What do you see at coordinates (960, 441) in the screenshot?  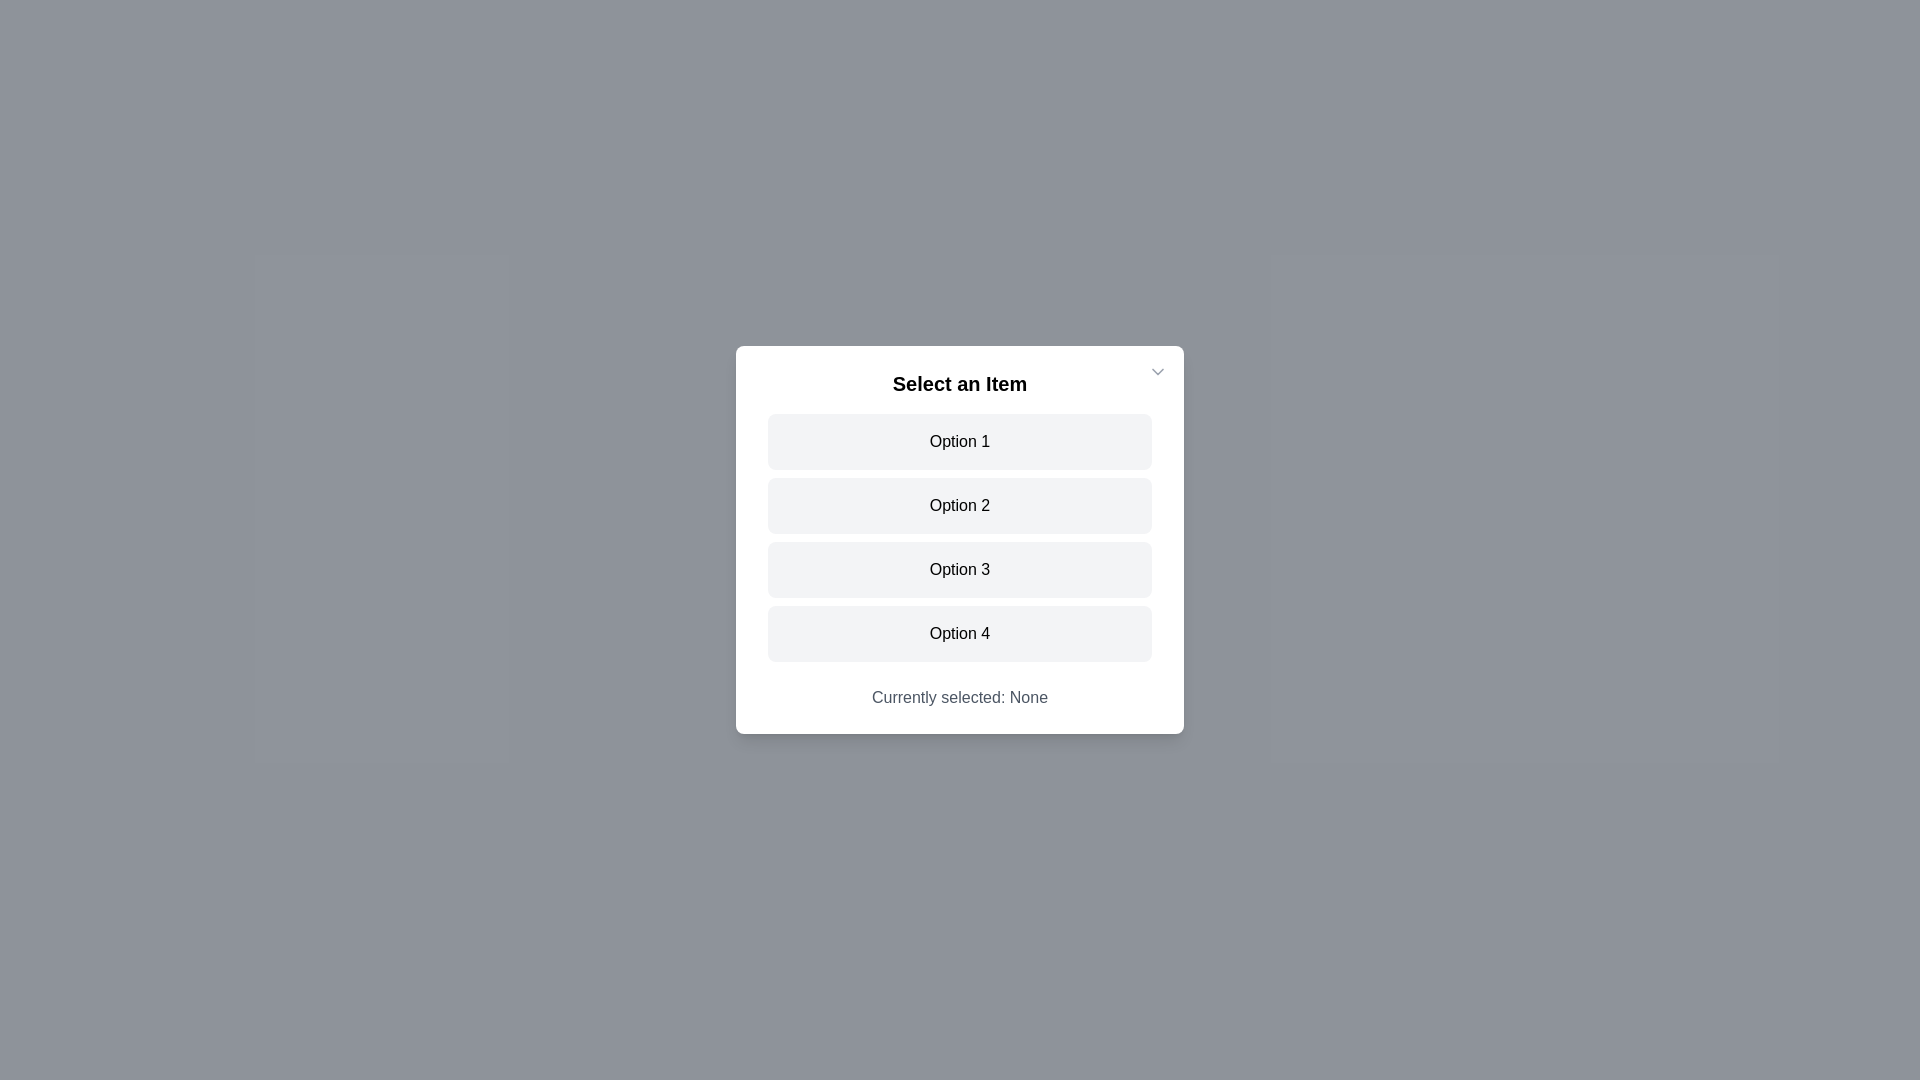 I see `the item Option 1 from the list` at bounding box center [960, 441].